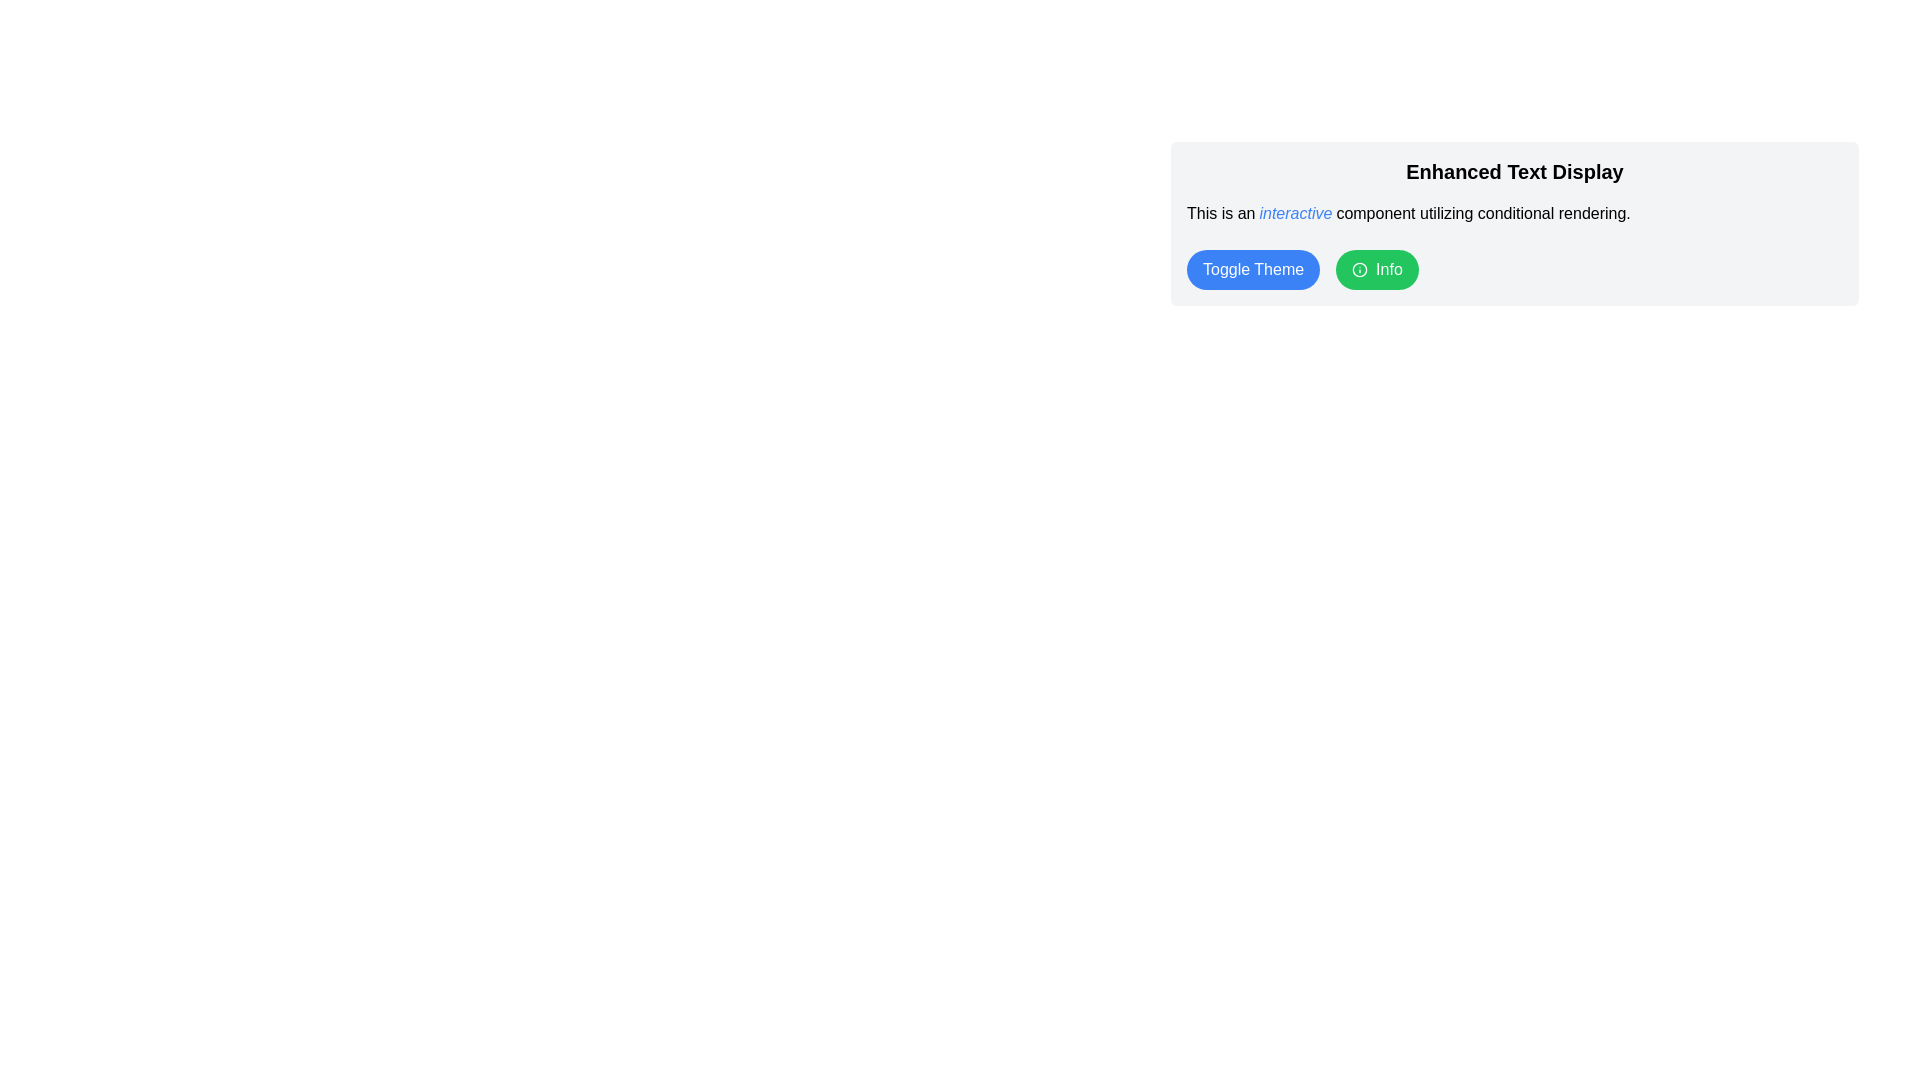 Image resolution: width=1920 pixels, height=1080 pixels. I want to click on the italic blue text 'interactive' located within the 'Enhanced Text Display' box, positioned between 'This is an' and 'component utilizing conditional rendering.', so click(1296, 213).